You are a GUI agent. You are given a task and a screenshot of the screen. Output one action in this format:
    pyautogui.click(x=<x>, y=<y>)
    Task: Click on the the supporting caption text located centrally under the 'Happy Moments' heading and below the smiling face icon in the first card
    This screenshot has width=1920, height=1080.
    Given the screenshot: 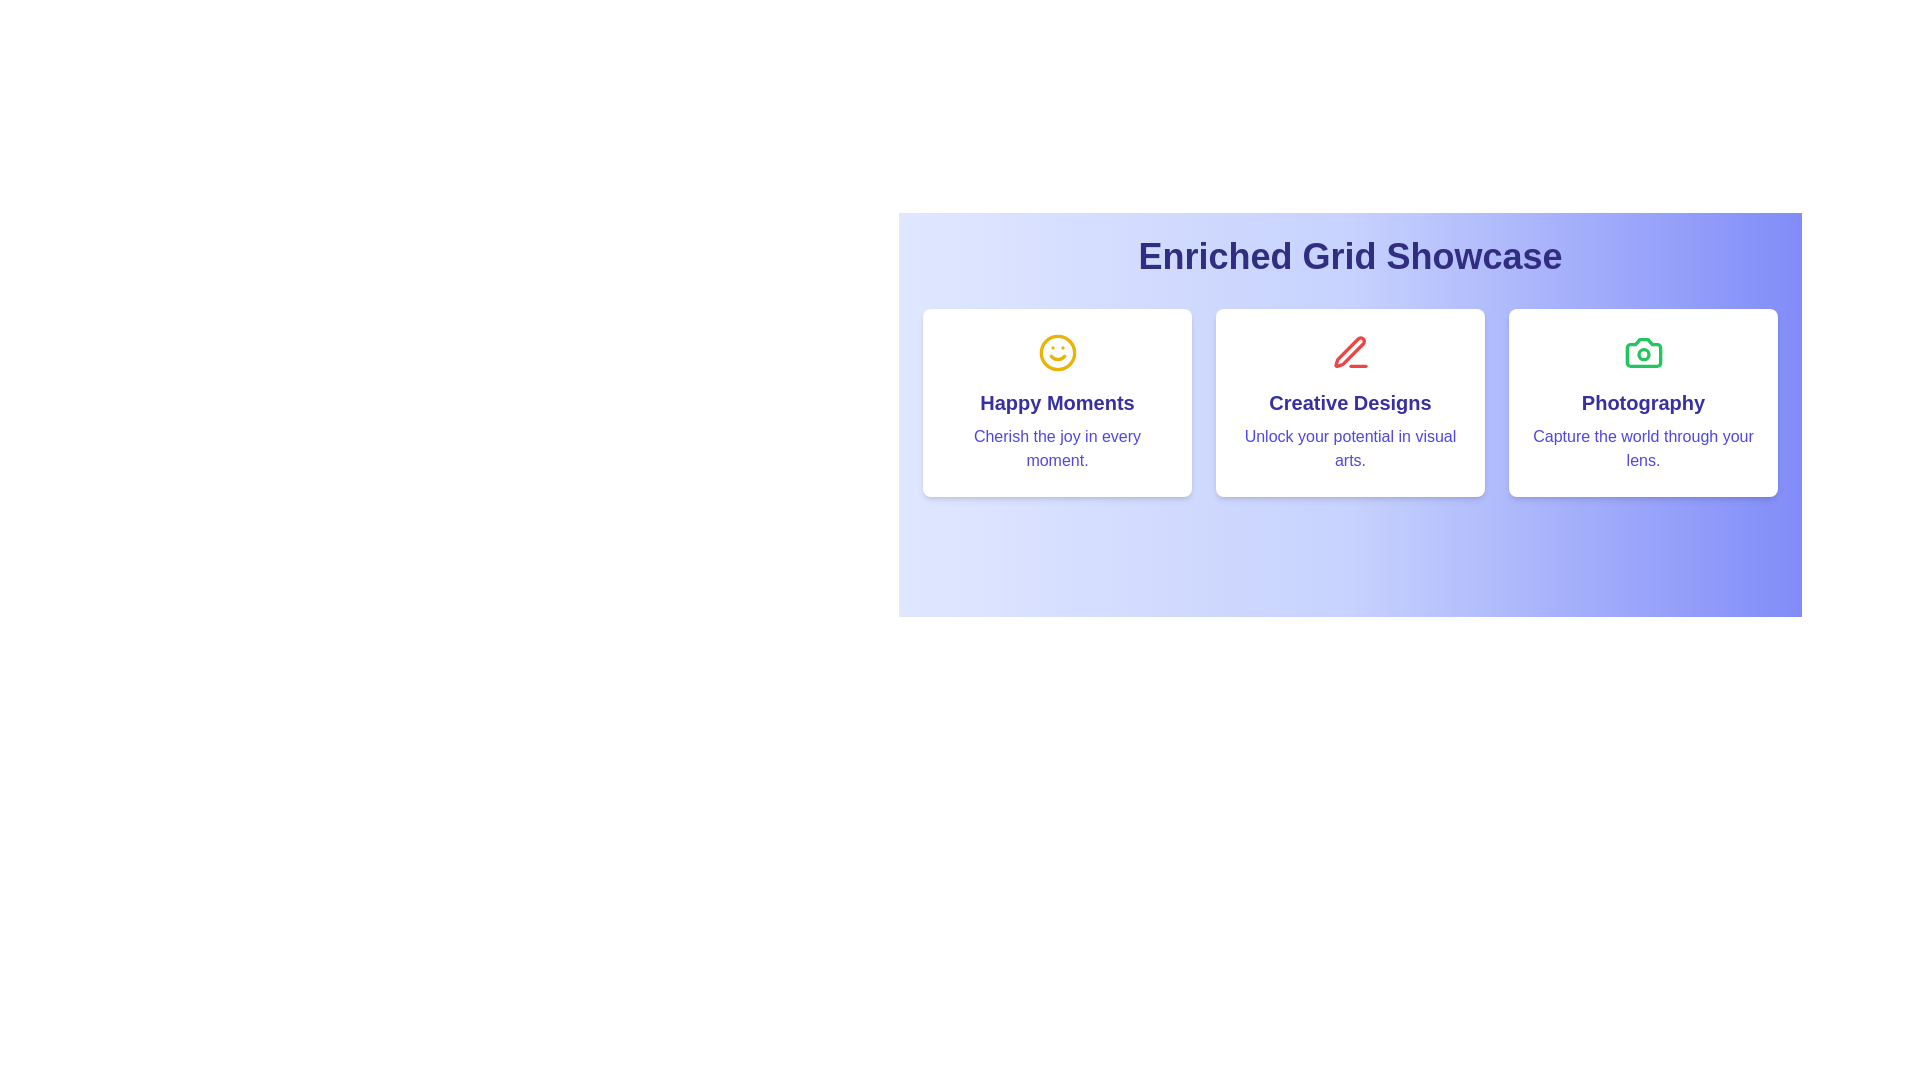 What is the action you would take?
    pyautogui.click(x=1056, y=447)
    